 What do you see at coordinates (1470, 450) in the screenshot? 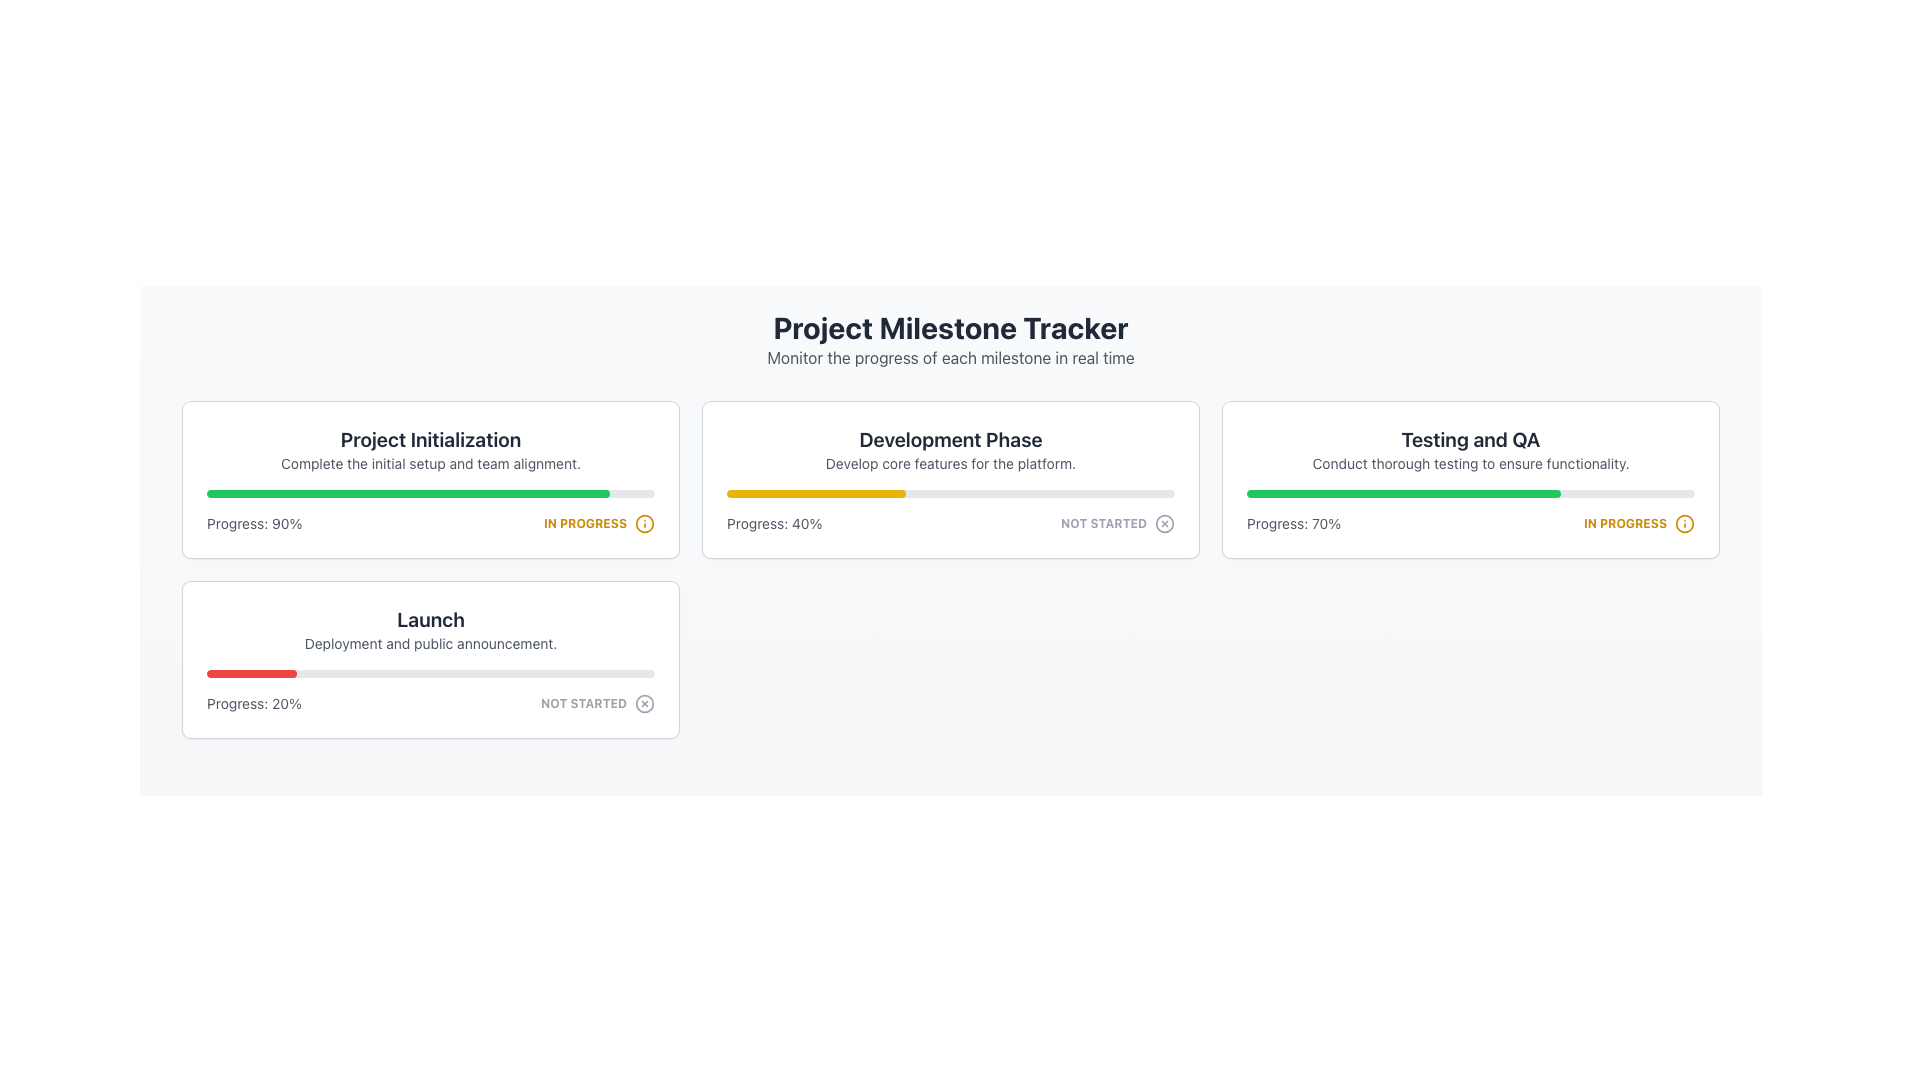
I see `description from the text block that labels the 'Testing and QA' phase in the project tracker, located in the top right card of the main grid layout` at bounding box center [1470, 450].